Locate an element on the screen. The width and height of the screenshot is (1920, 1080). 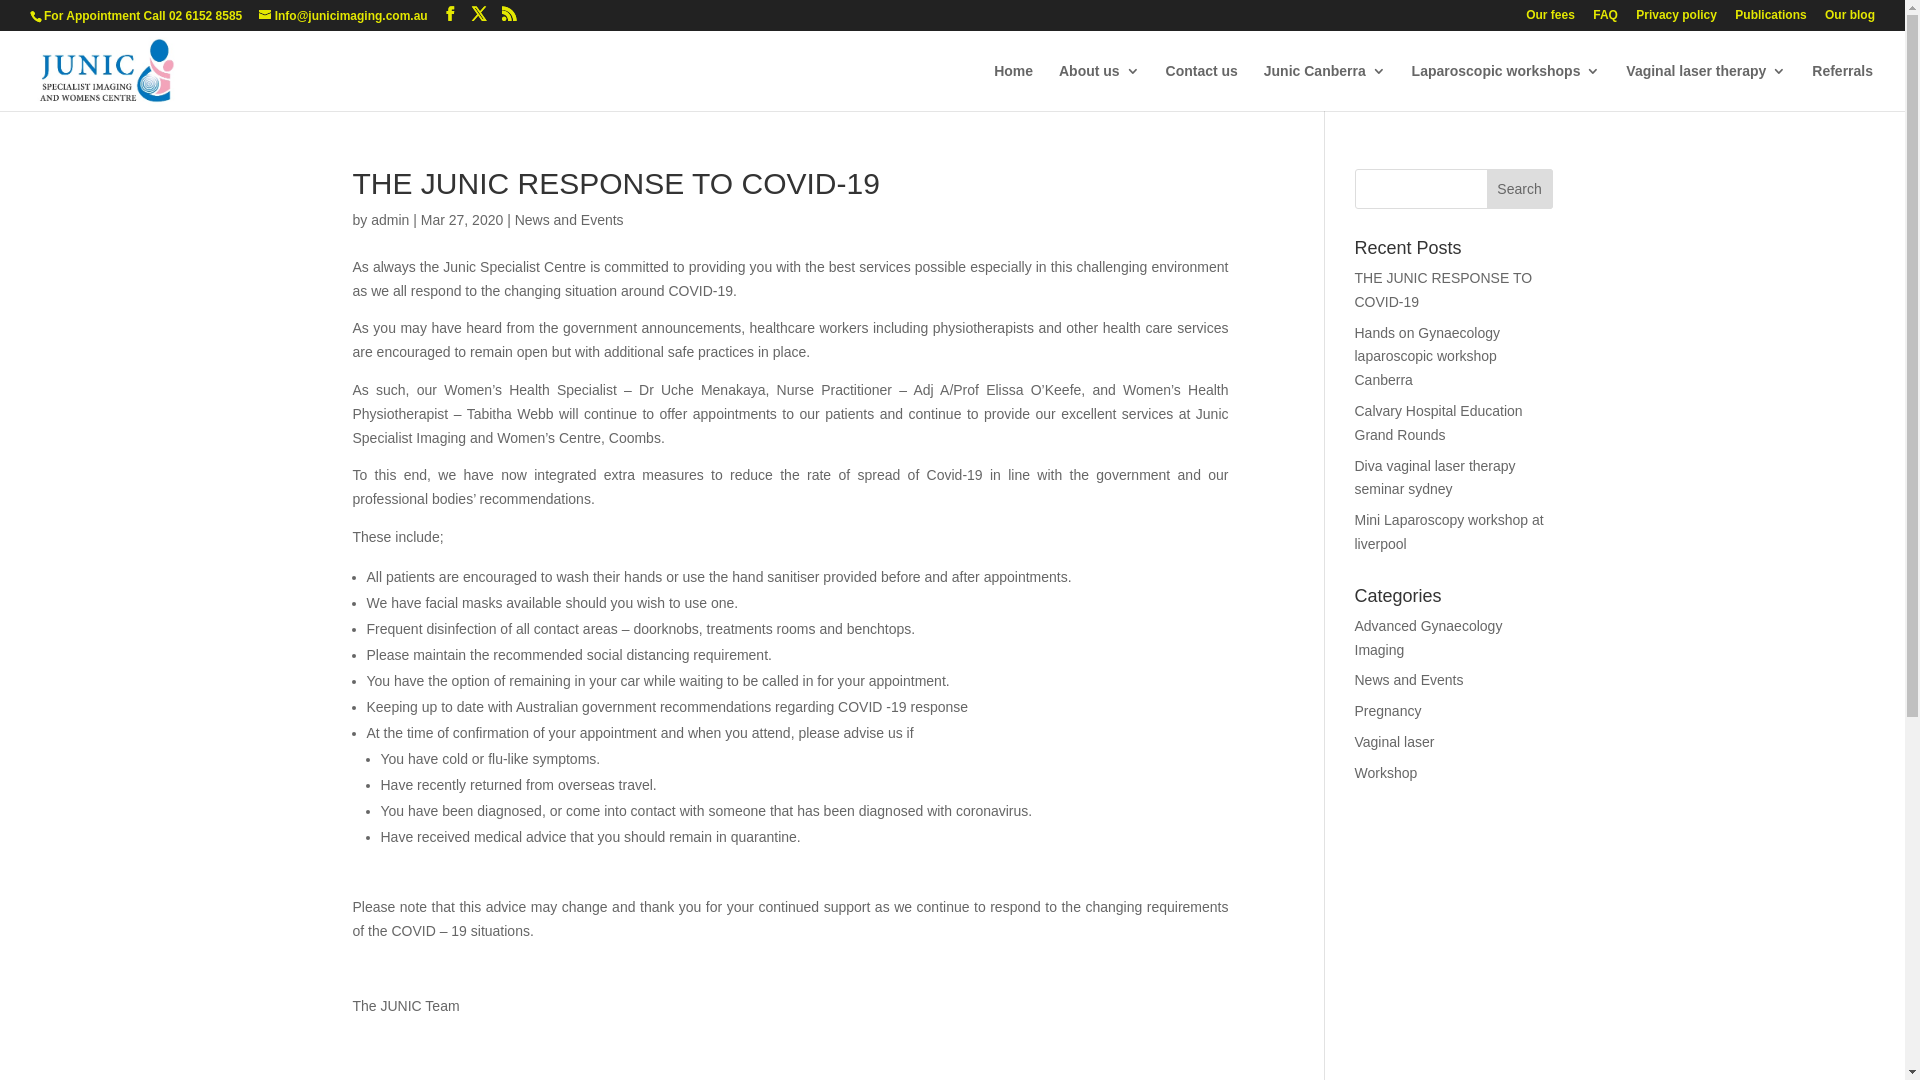
'Info@junicimaging.com.au' is located at coordinates (343, 15).